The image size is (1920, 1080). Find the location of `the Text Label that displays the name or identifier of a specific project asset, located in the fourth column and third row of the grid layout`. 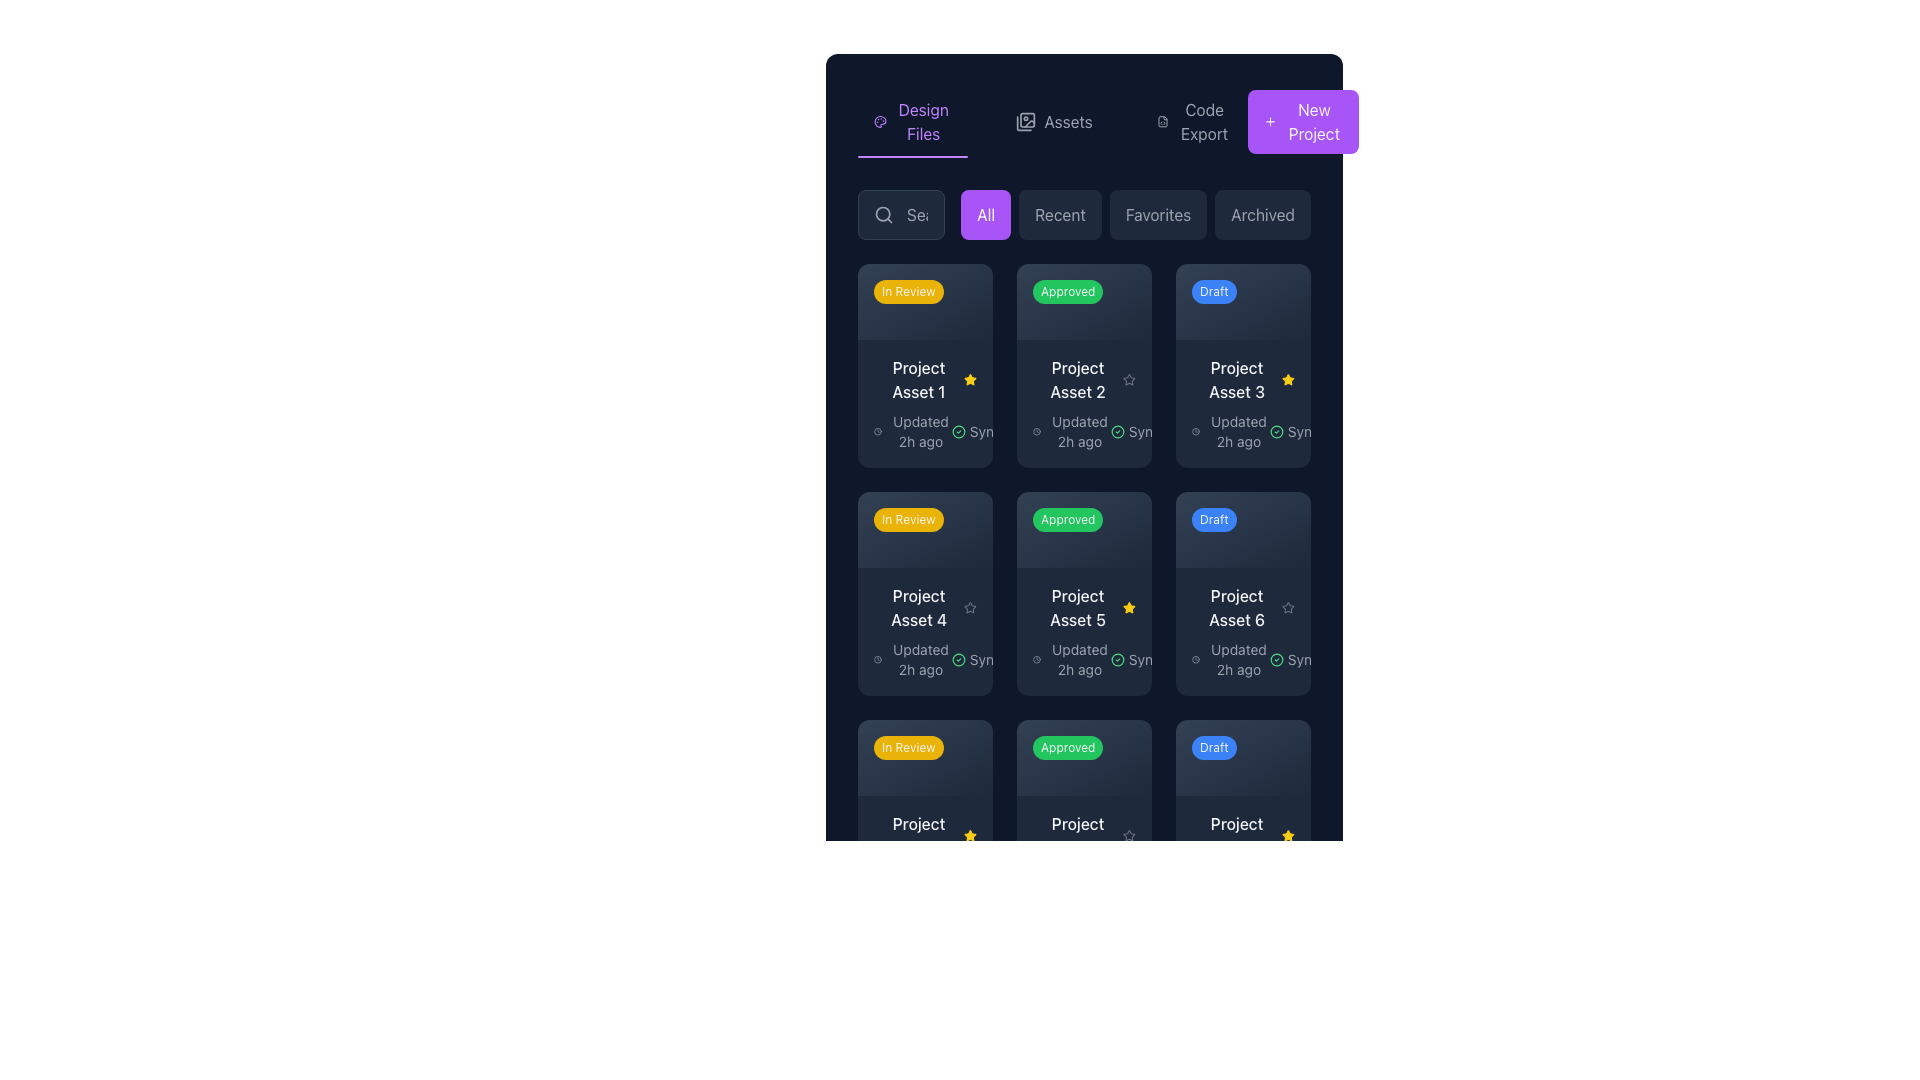

the Text Label that displays the name or identifier of a specific project asset, located in the fourth column and third row of the grid layout is located at coordinates (1236, 835).